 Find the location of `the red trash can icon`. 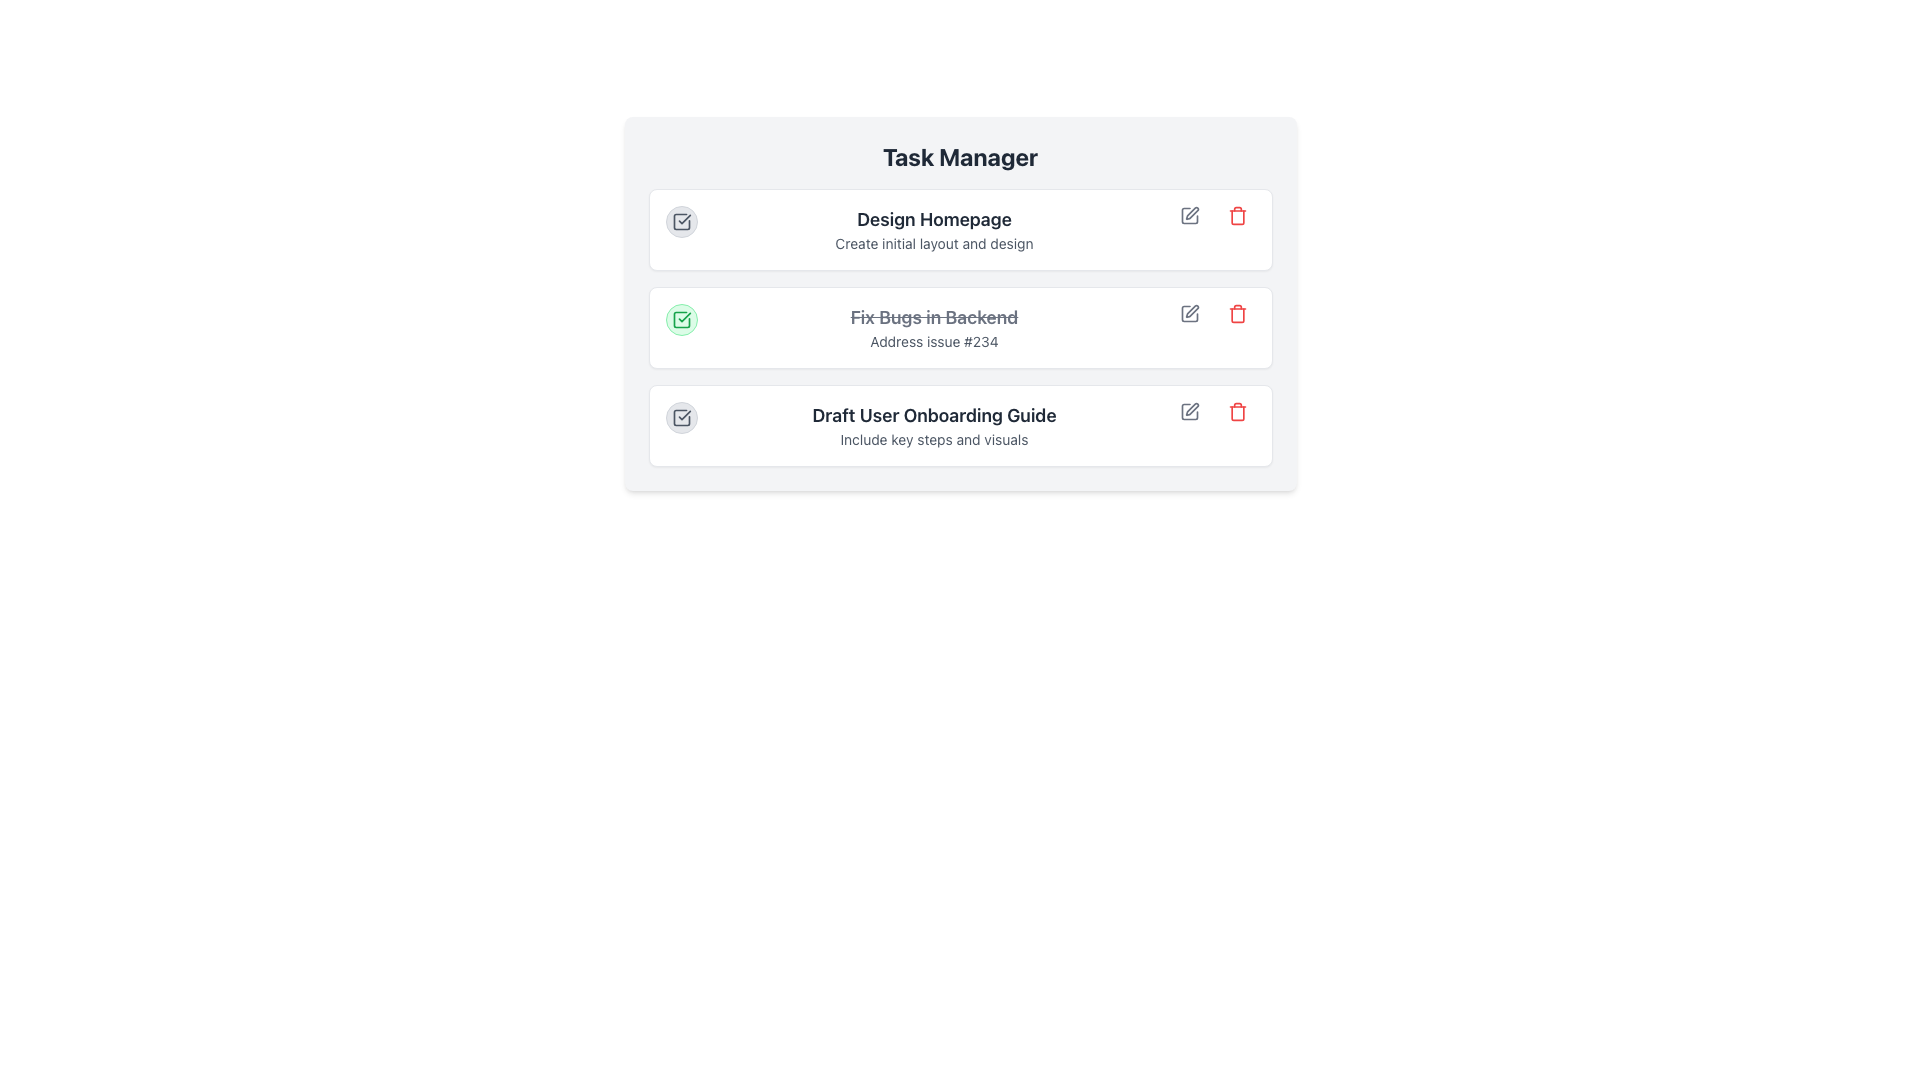

the red trash can icon is located at coordinates (1236, 216).